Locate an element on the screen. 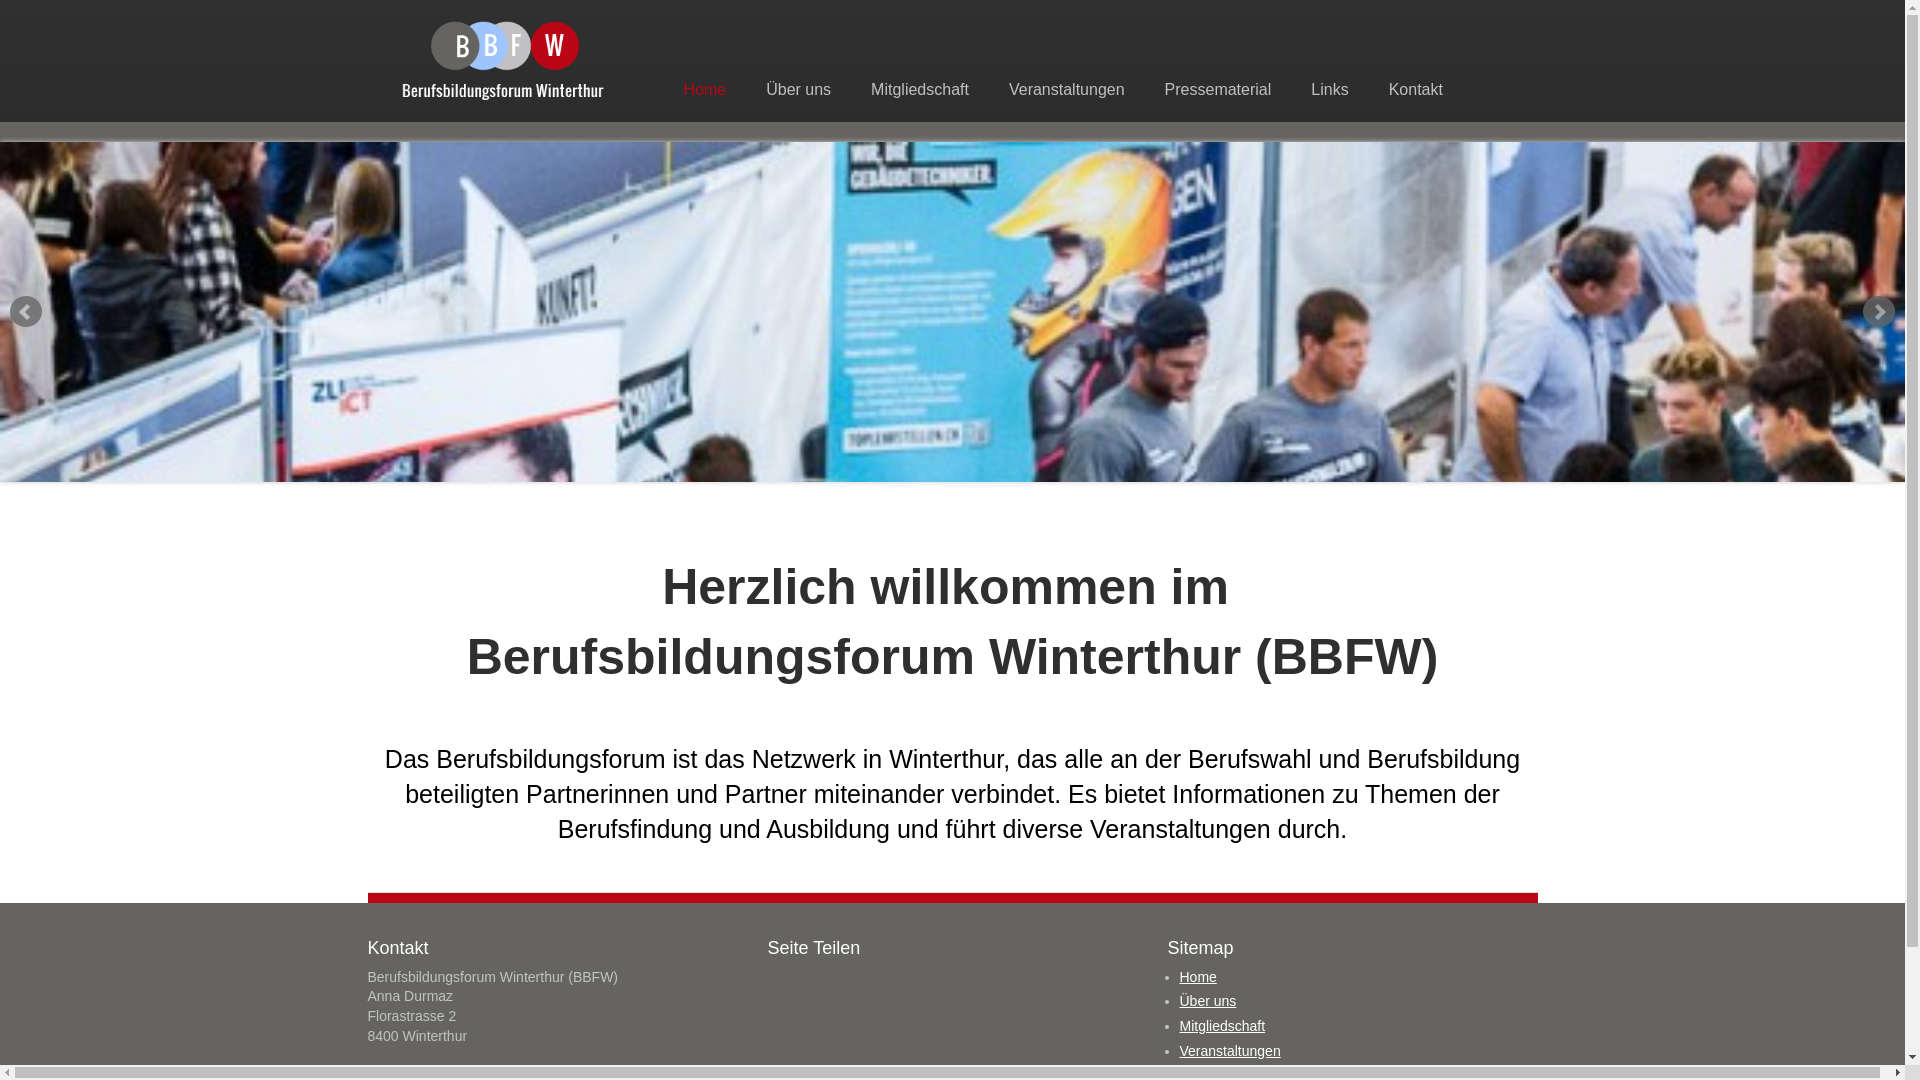 This screenshot has width=1920, height=1080. 'Kontakt' is located at coordinates (1372, 88).